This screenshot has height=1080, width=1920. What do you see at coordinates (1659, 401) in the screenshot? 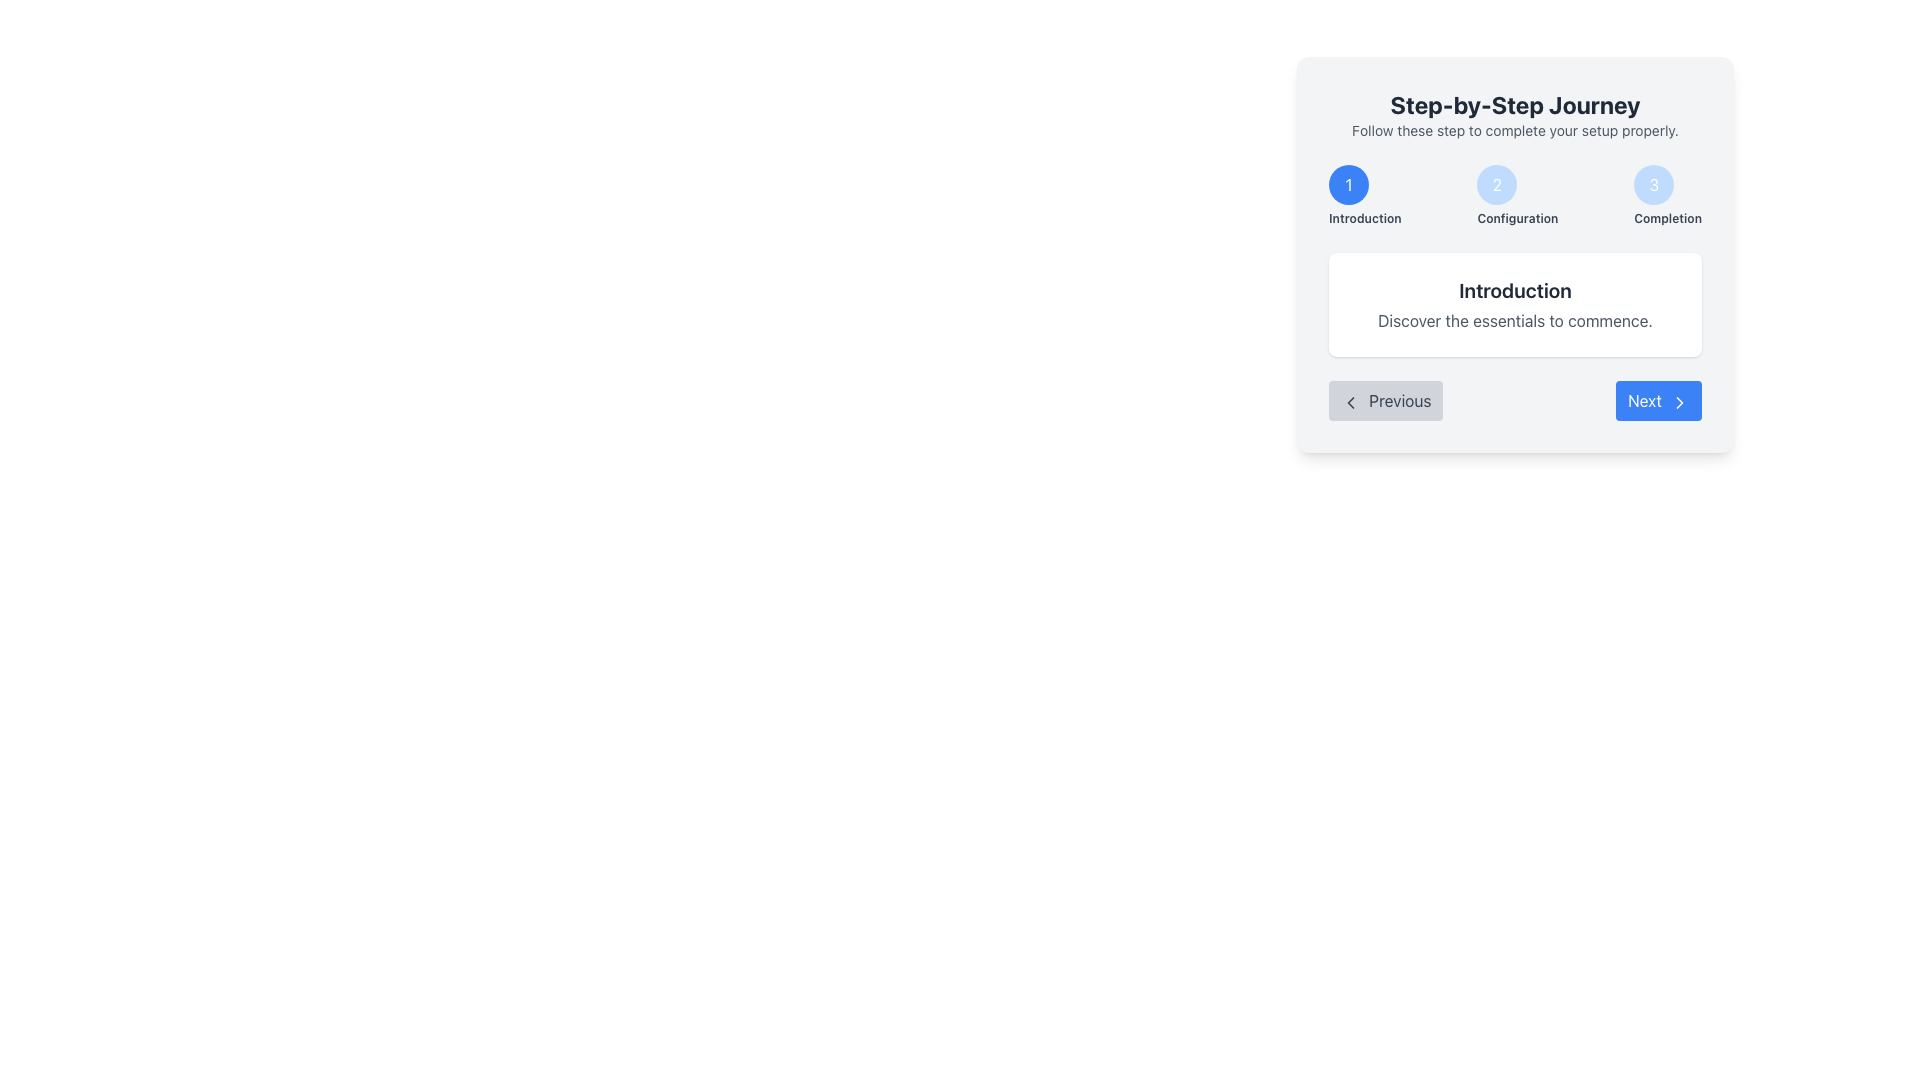
I see `the 'Next' button located at the bottom right corner of the card` at bounding box center [1659, 401].